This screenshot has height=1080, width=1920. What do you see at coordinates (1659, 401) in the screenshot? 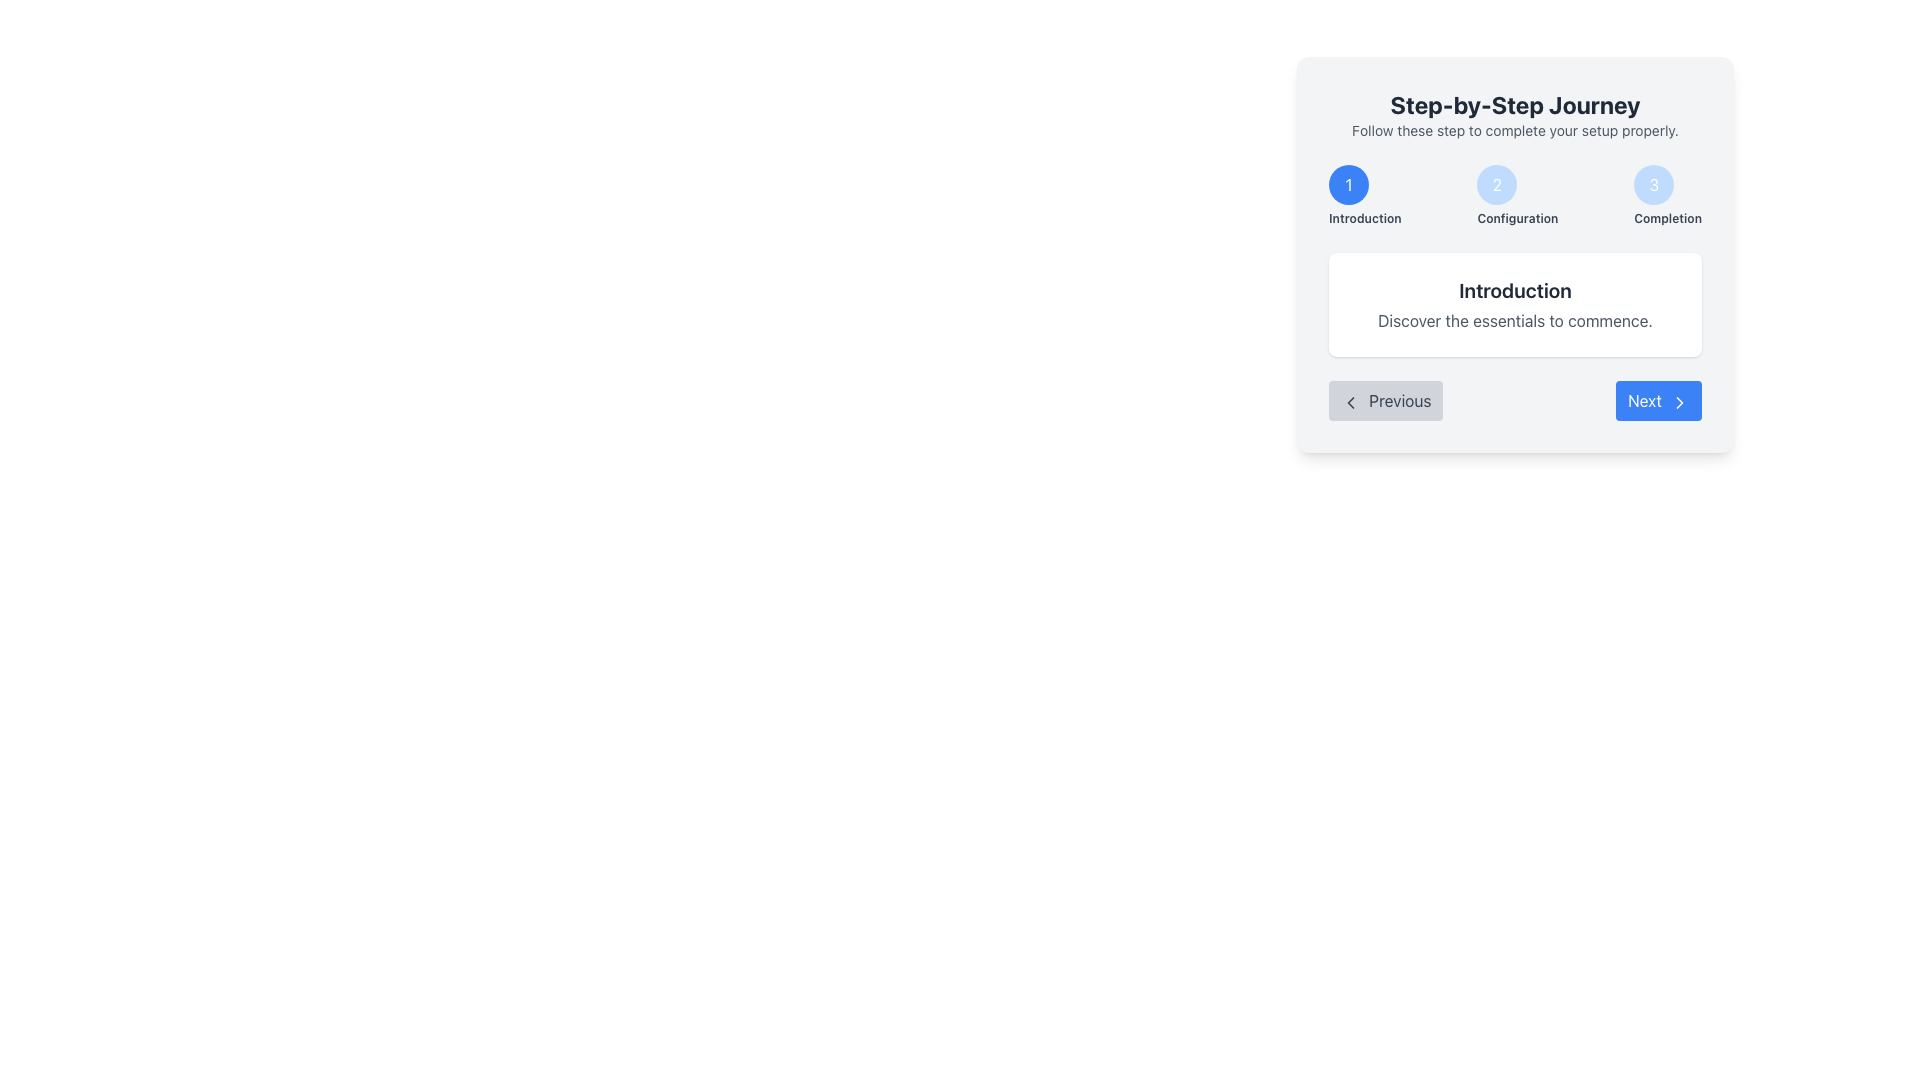
I see `the 'Next' button located at the bottom right corner of the card` at bounding box center [1659, 401].